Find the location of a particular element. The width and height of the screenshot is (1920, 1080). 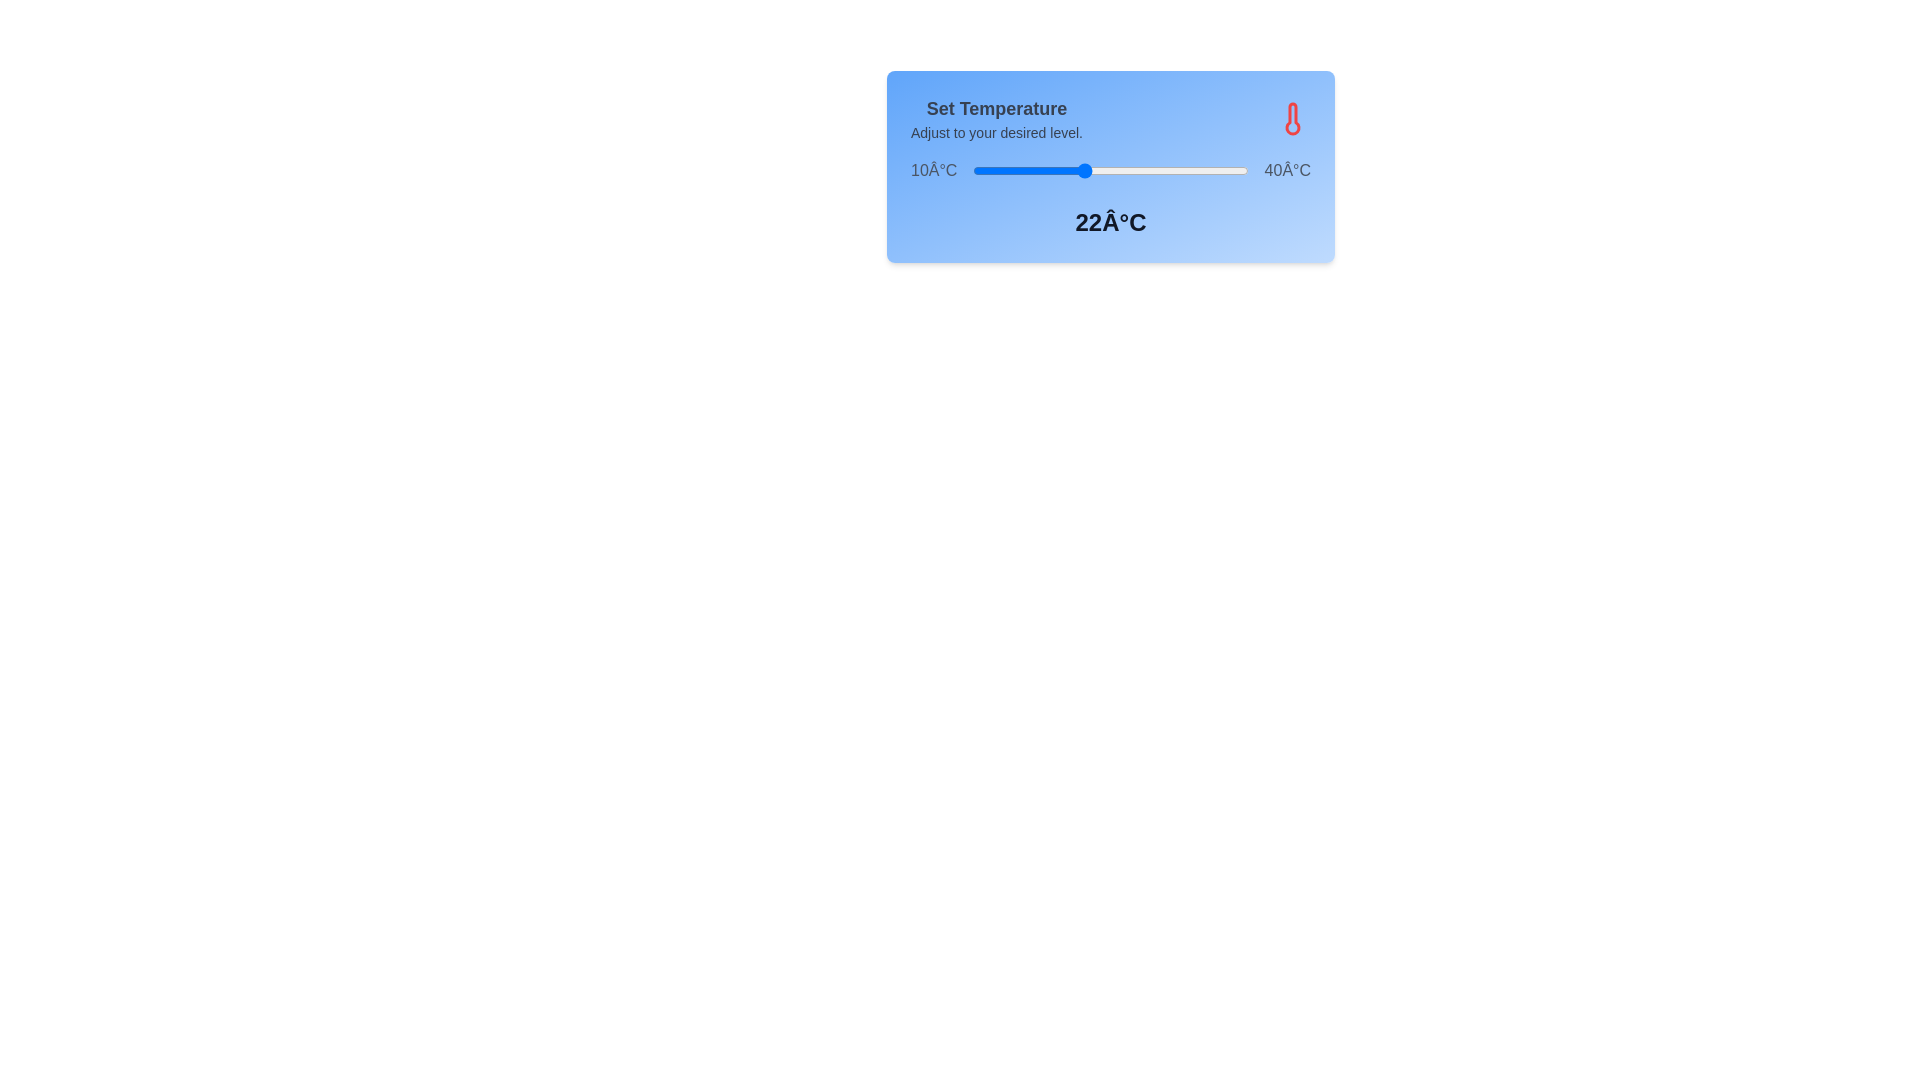

the temperature to 32°C by interacting with the slider is located at coordinates (1175, 169).